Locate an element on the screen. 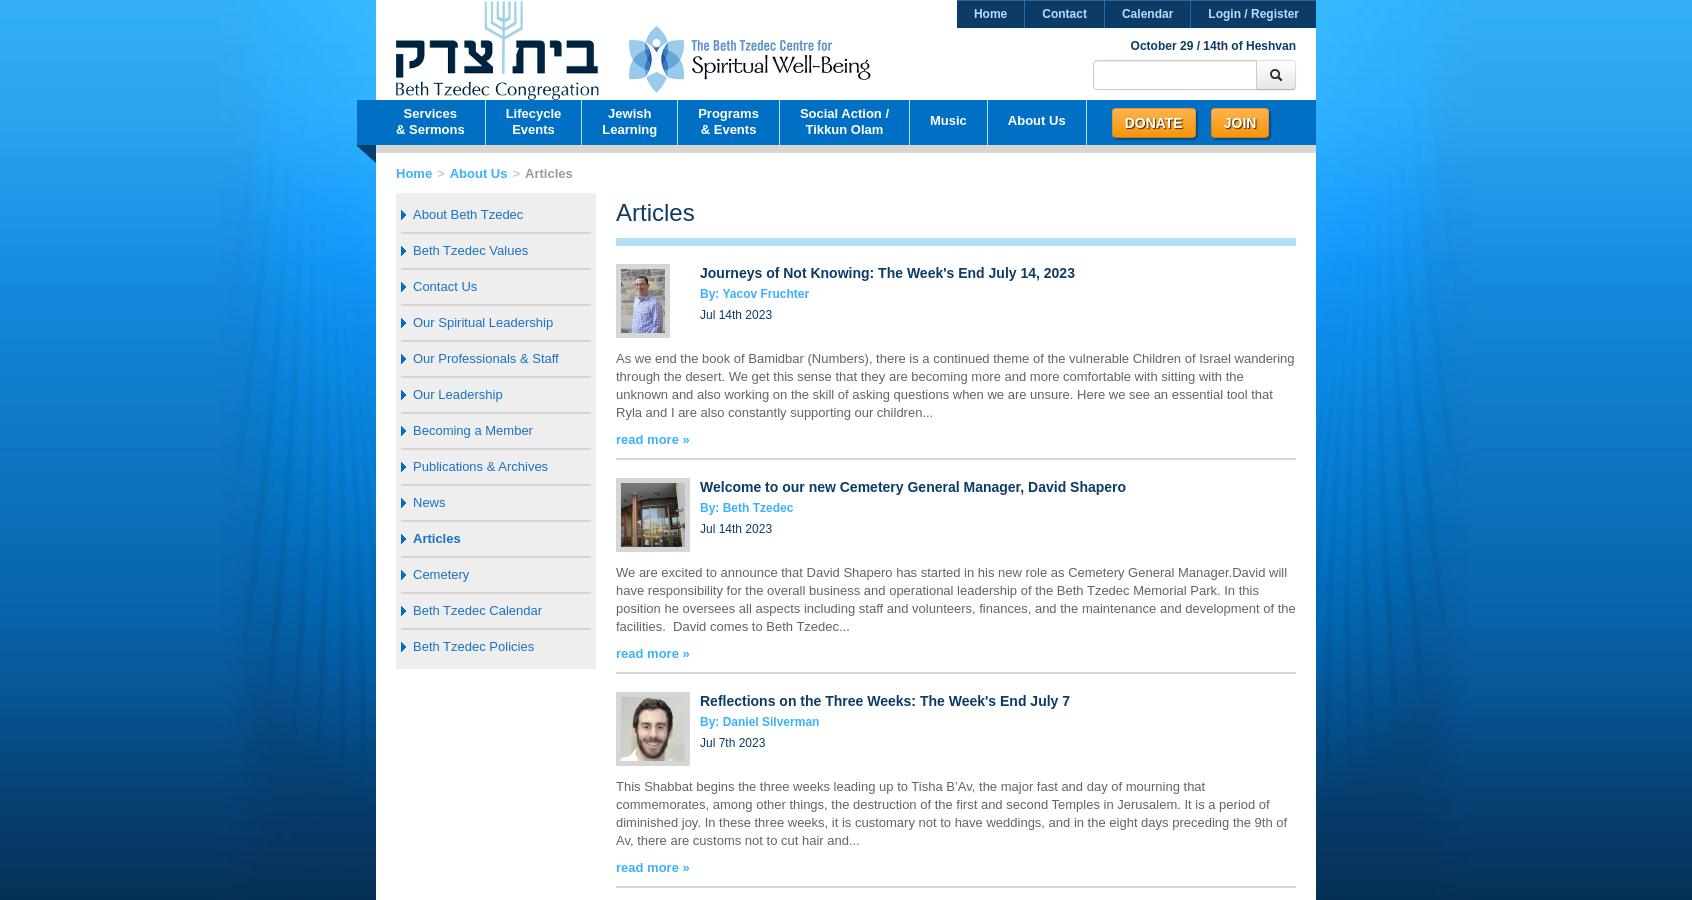 The image size is (1692, 900). 'Beth Tzedec Values' is located at coordinates (469, 249).